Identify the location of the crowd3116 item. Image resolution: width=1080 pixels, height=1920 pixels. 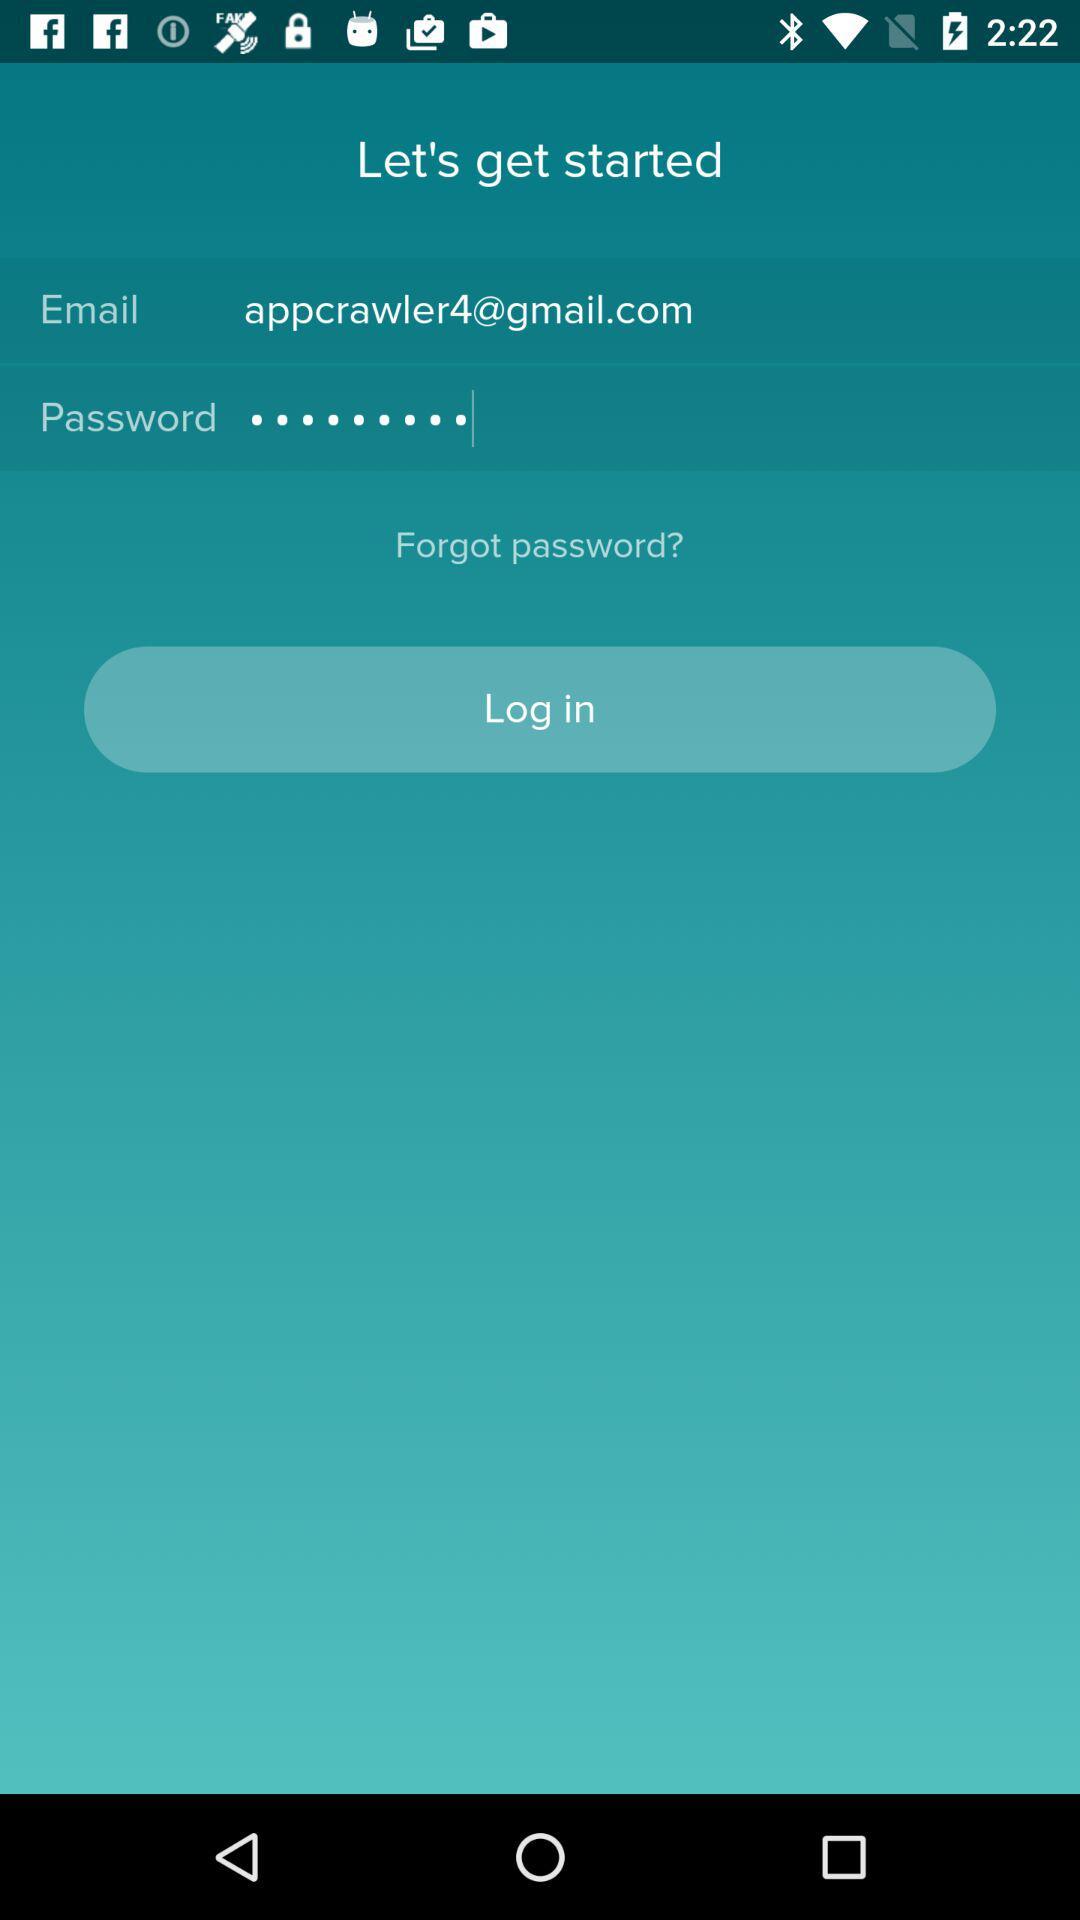
(641, 417).